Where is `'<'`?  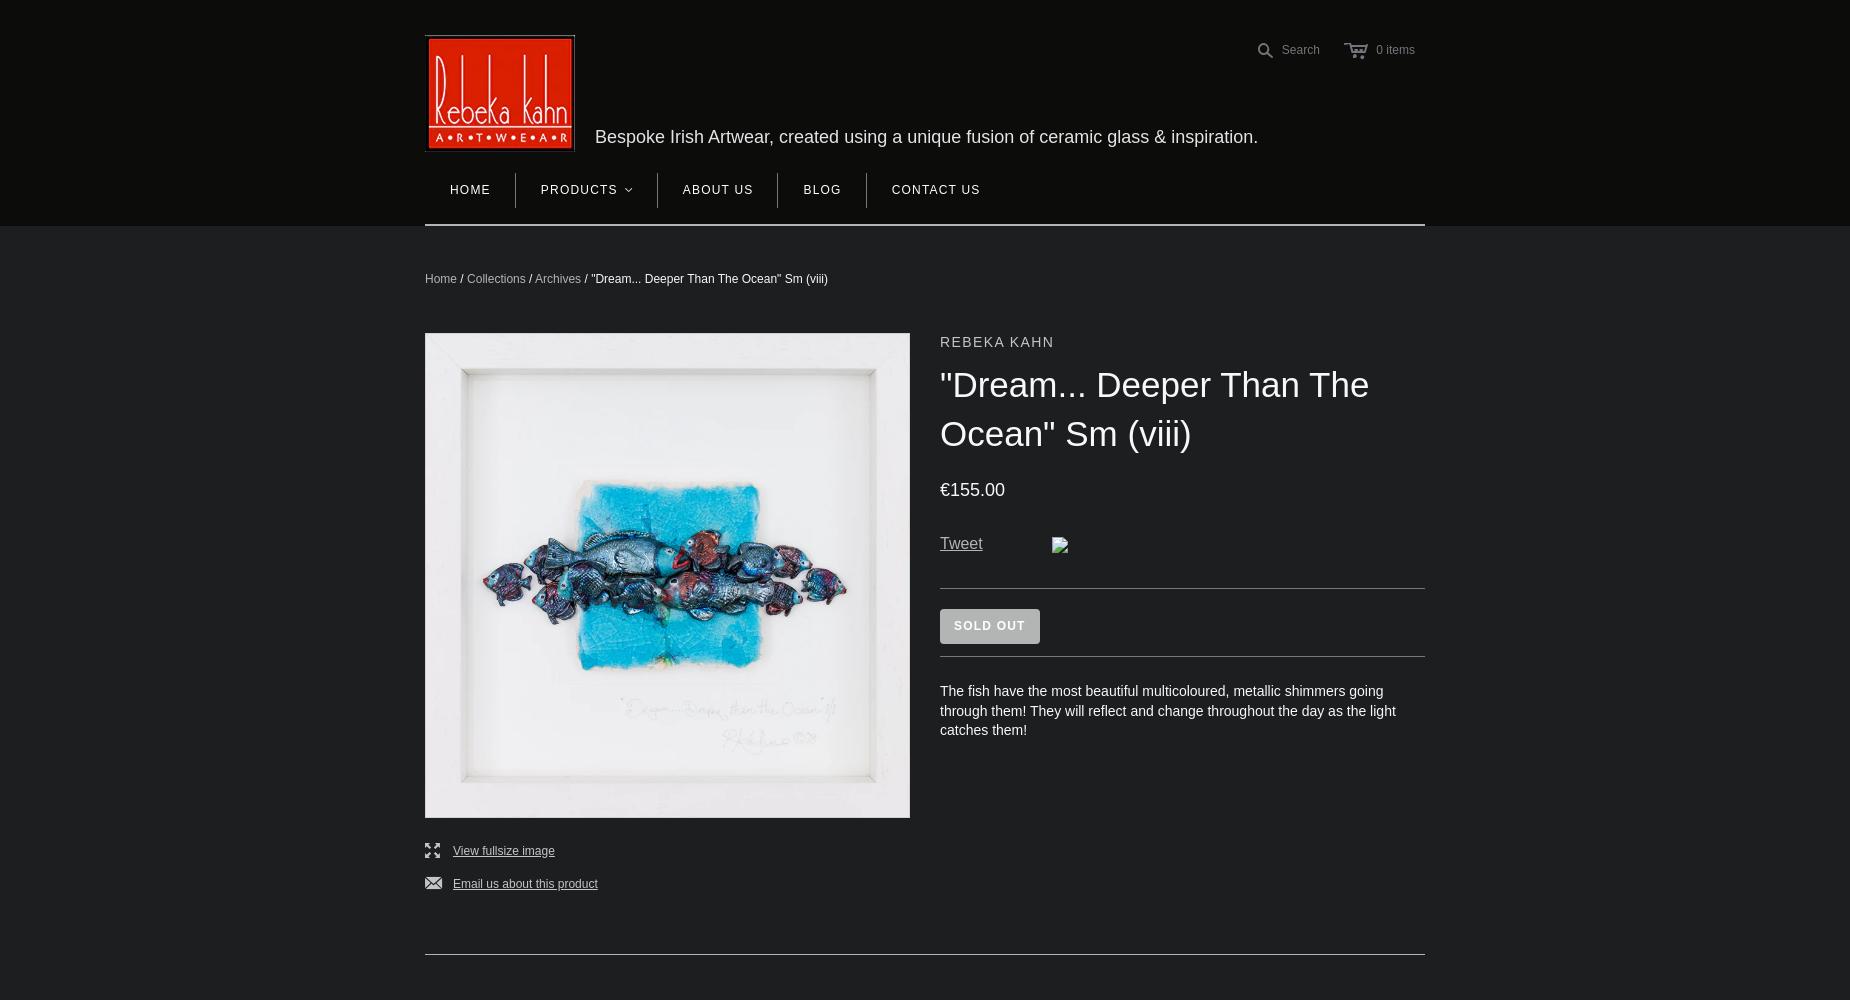 '<' is located at coordinates (628, 188).